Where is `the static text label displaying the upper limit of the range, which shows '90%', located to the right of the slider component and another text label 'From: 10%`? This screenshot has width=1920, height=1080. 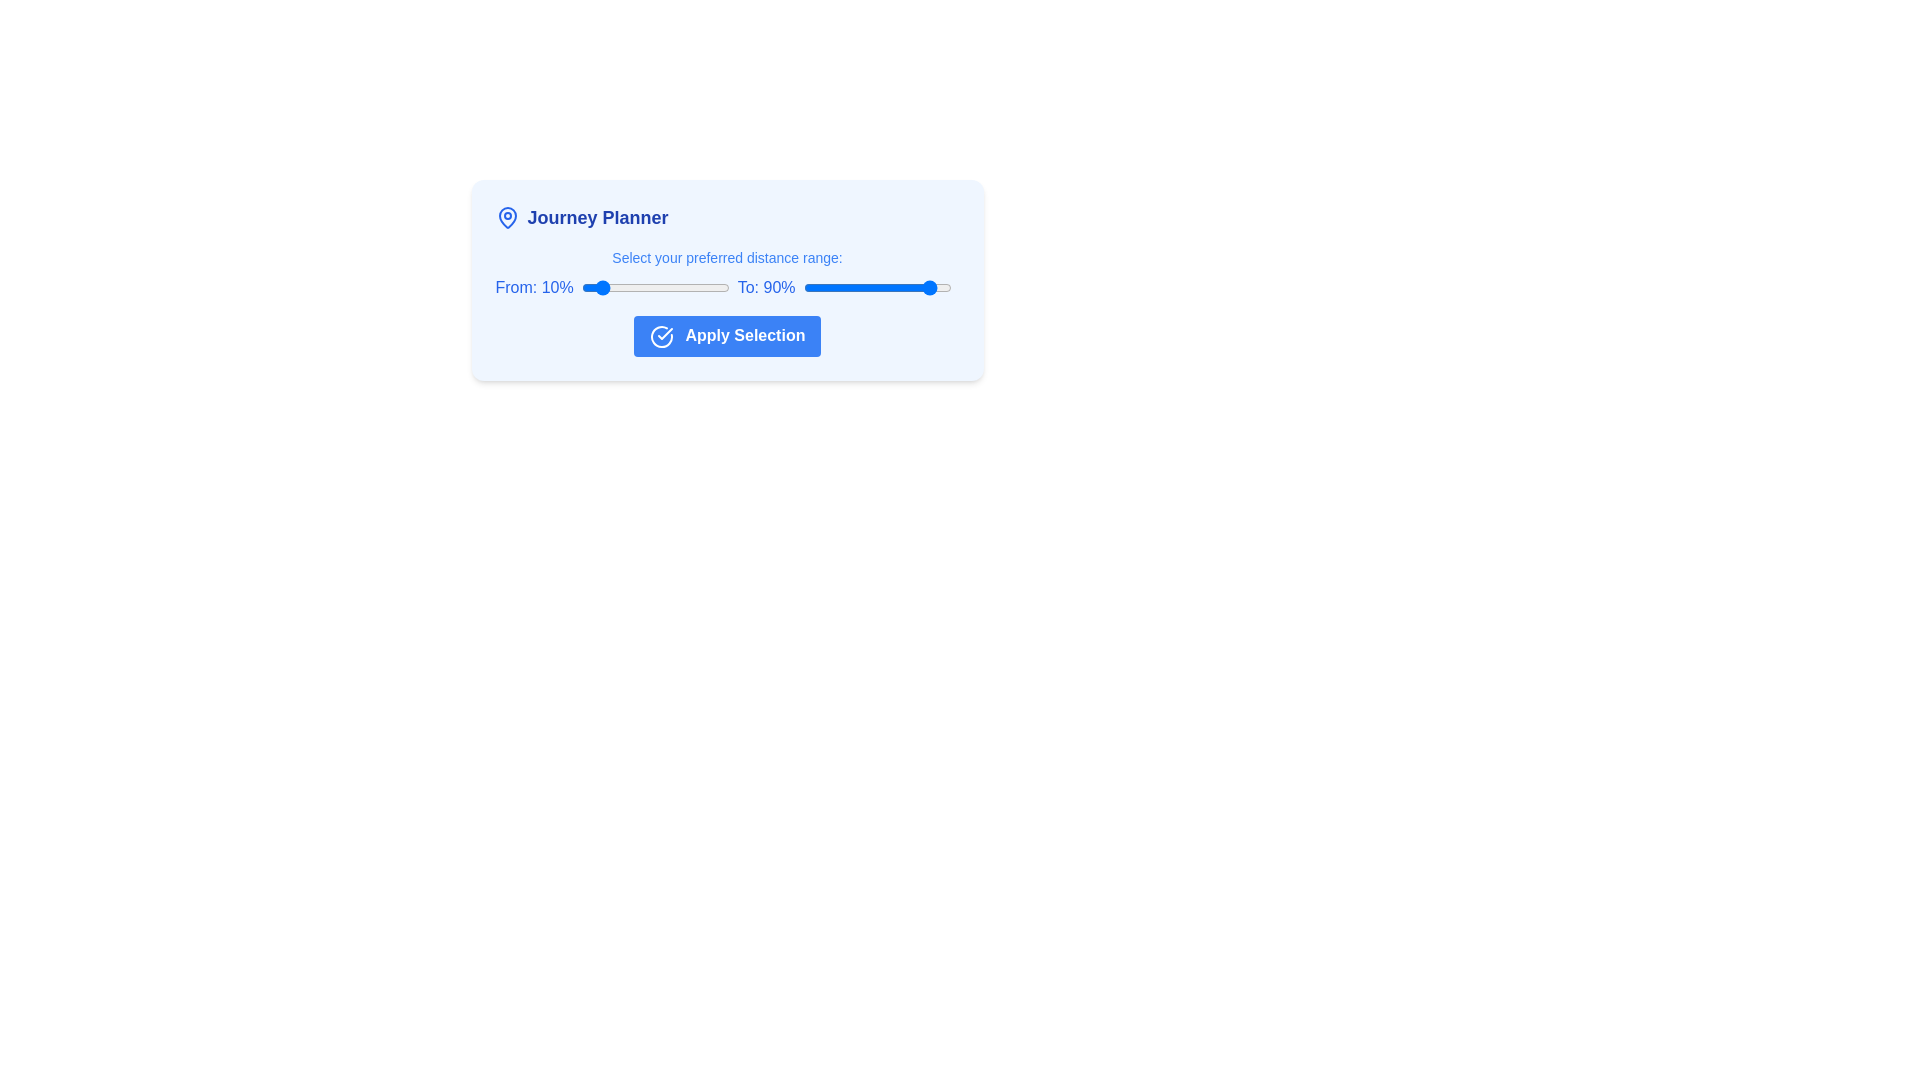 the static text label displaying the upper limit of the range, which shows '90%', located to the right of the slider component and another text label 'From: 10% is located at coordinates (765, 288).